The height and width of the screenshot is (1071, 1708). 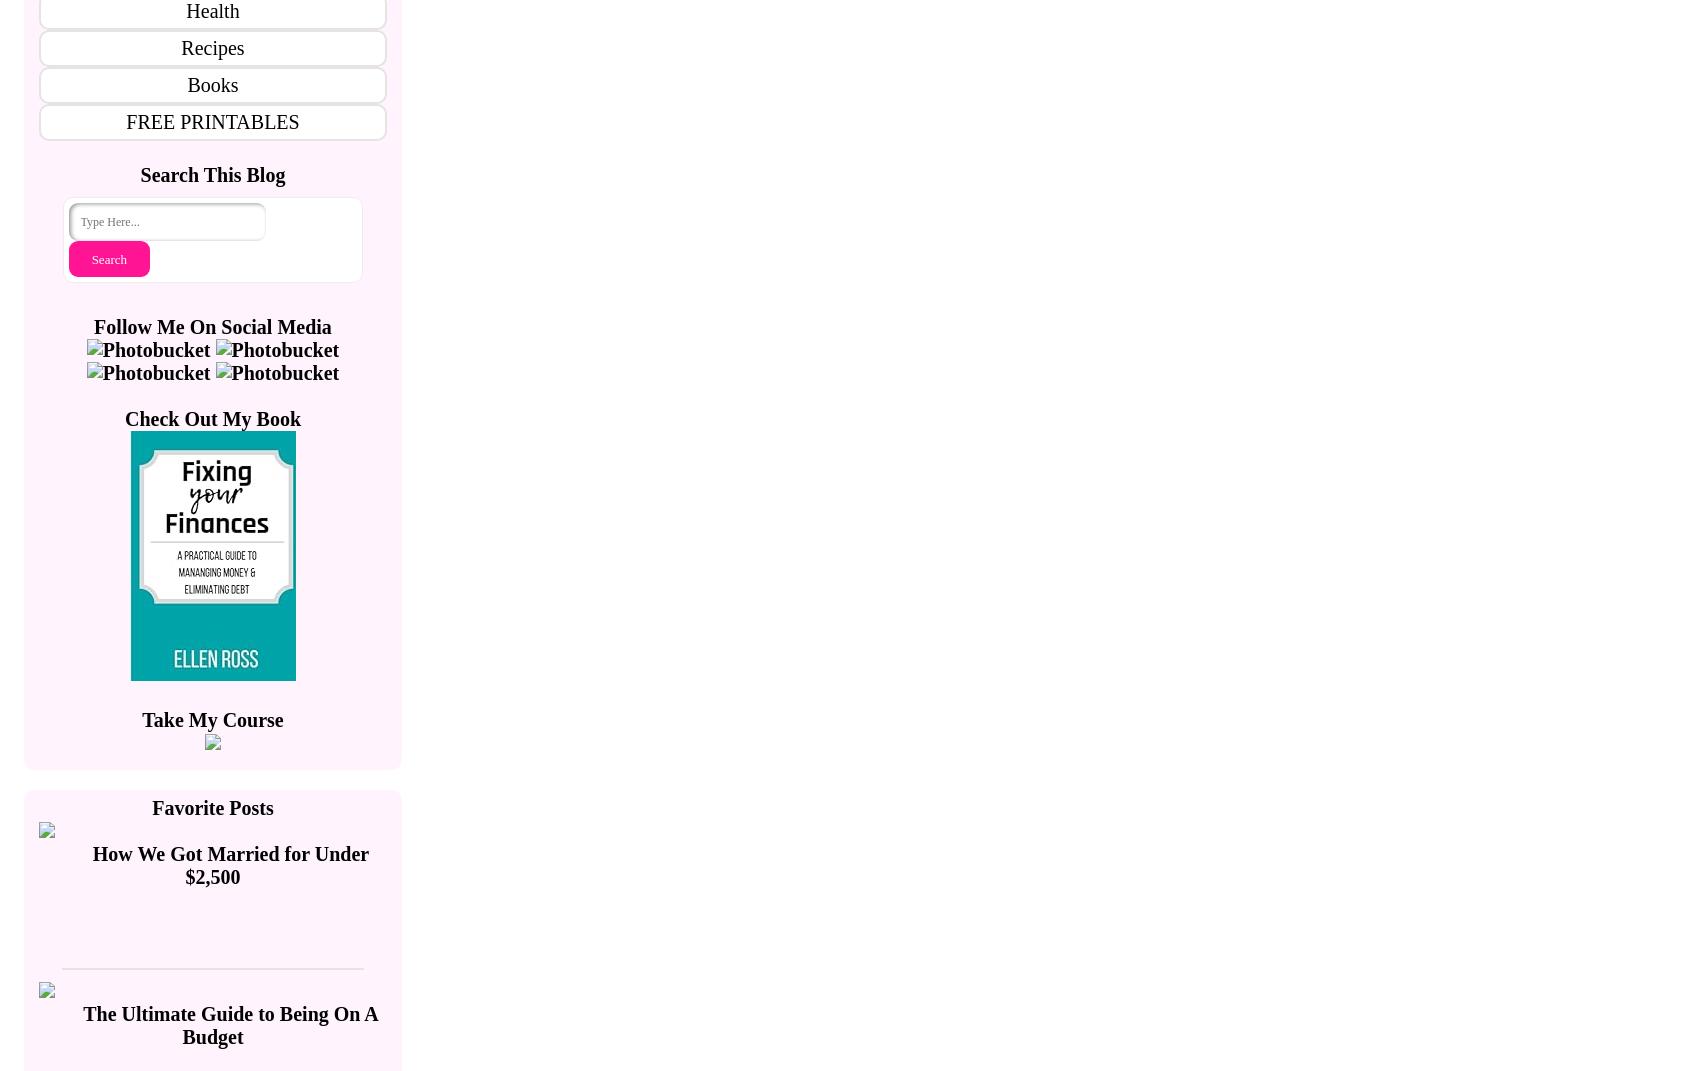 What do you see at coordinates (212, 720) in the screenshot?
I see `'Take My Course'` at bounding box center [212, 720].